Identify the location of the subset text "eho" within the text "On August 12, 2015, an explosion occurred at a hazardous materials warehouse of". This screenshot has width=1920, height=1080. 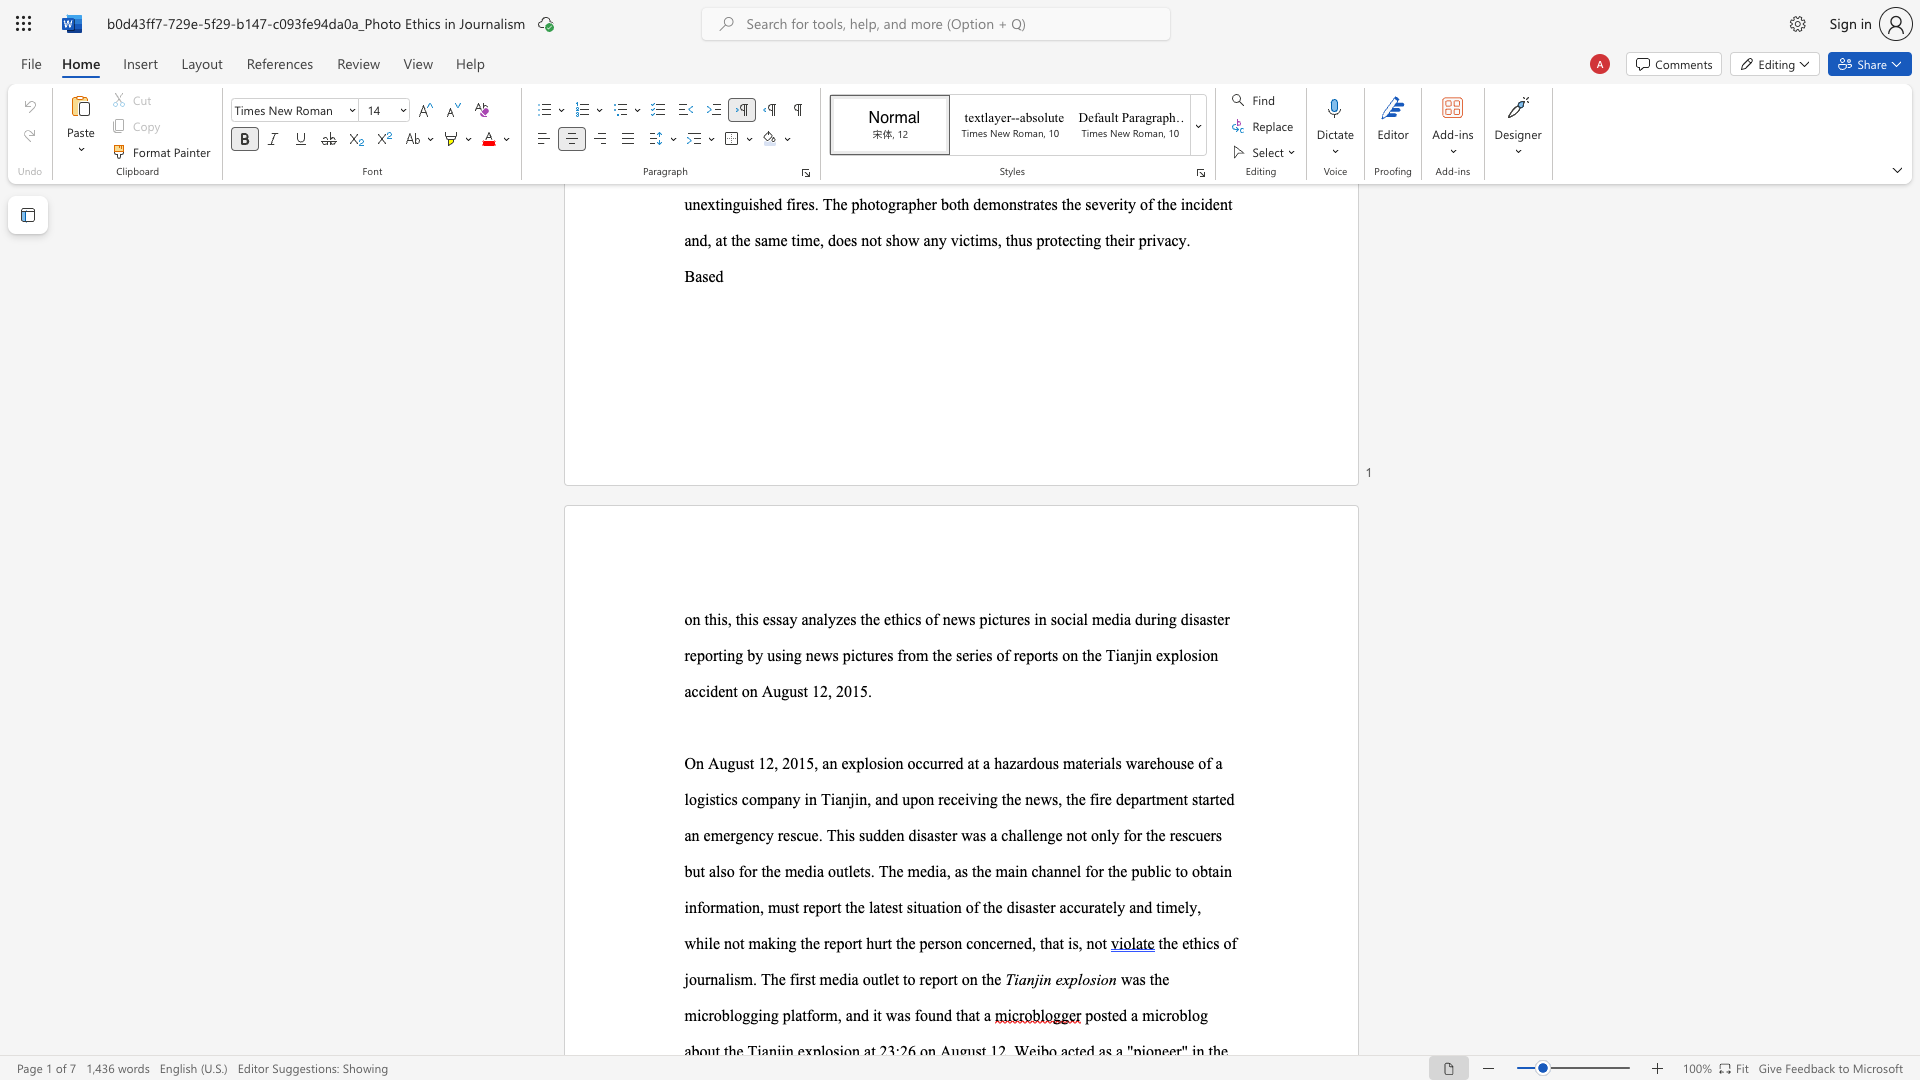
(1149, 763).